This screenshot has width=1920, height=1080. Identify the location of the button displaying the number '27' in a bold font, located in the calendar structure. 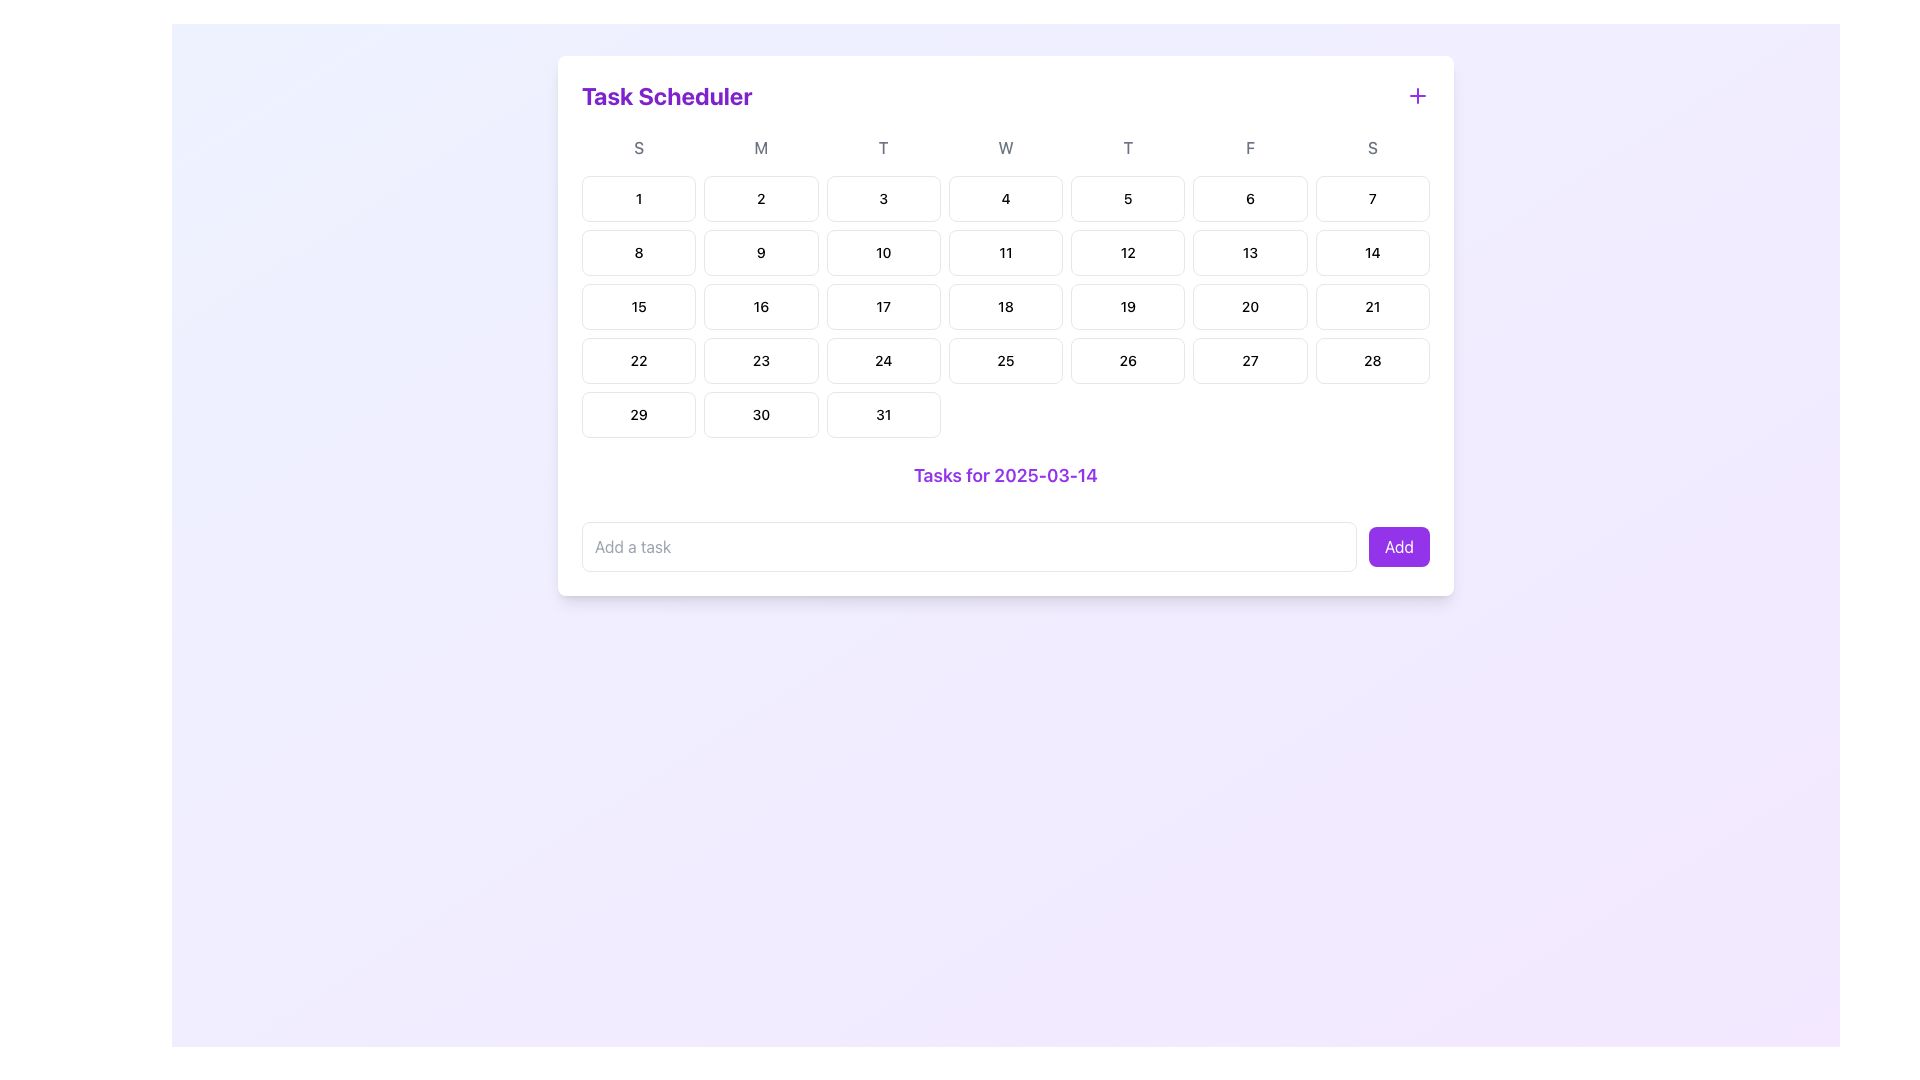
(1249, 361).